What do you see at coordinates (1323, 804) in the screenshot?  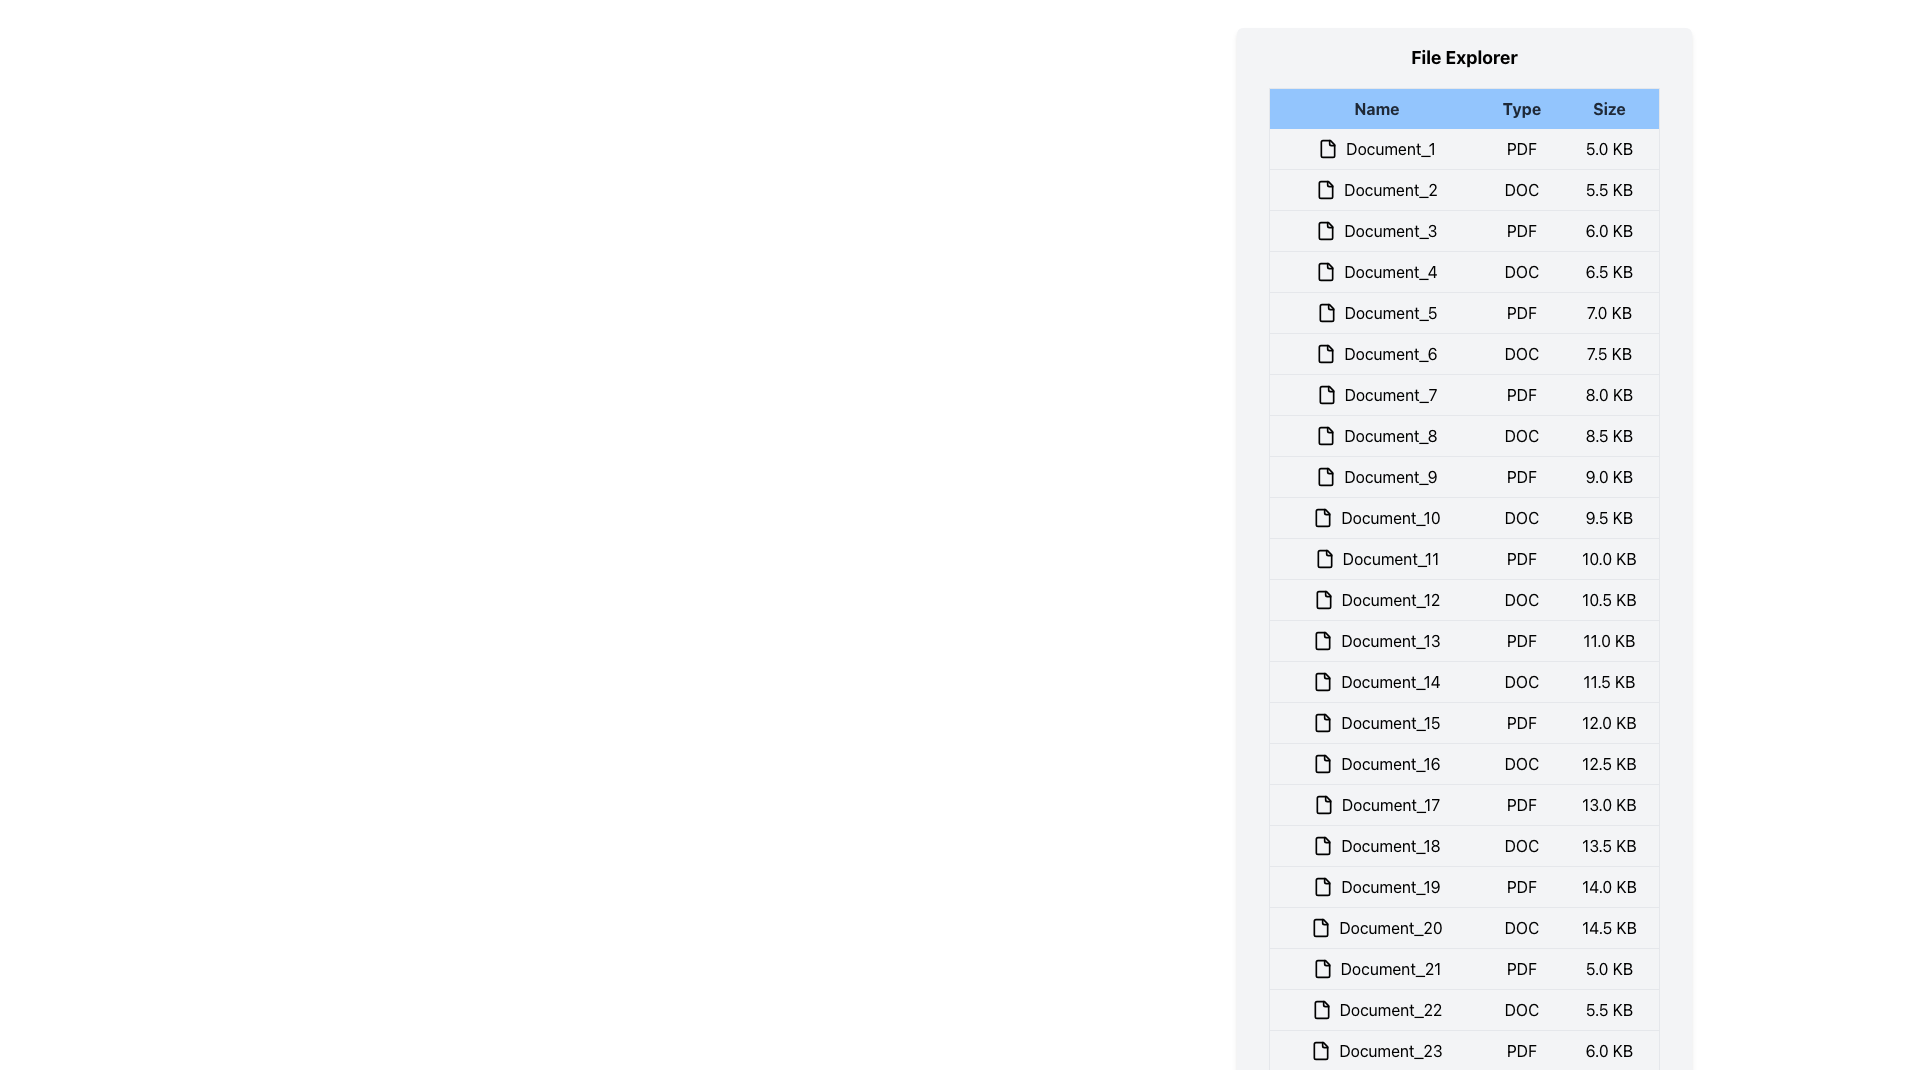 I see `the document icon representing 'Document_17' in the file list interface, which is a rectangular icon with rounded corners and a folded upper-right corner` at bounding box center [1323, 804].